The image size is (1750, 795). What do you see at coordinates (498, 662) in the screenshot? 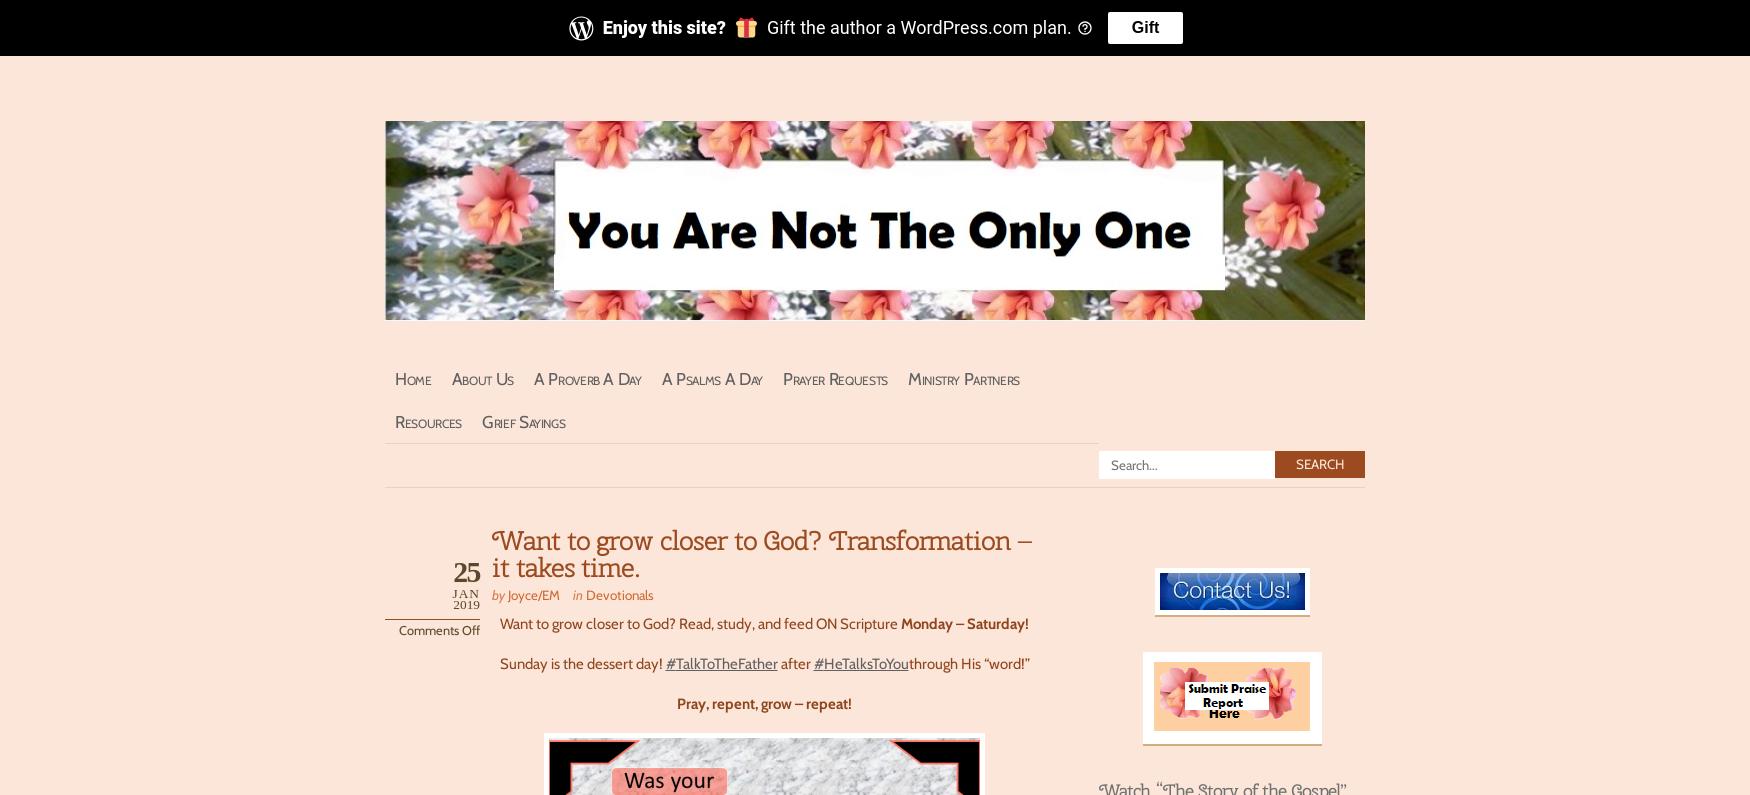
I see `'Sunday is the dessert day!'` at bounding box center [498, 662].